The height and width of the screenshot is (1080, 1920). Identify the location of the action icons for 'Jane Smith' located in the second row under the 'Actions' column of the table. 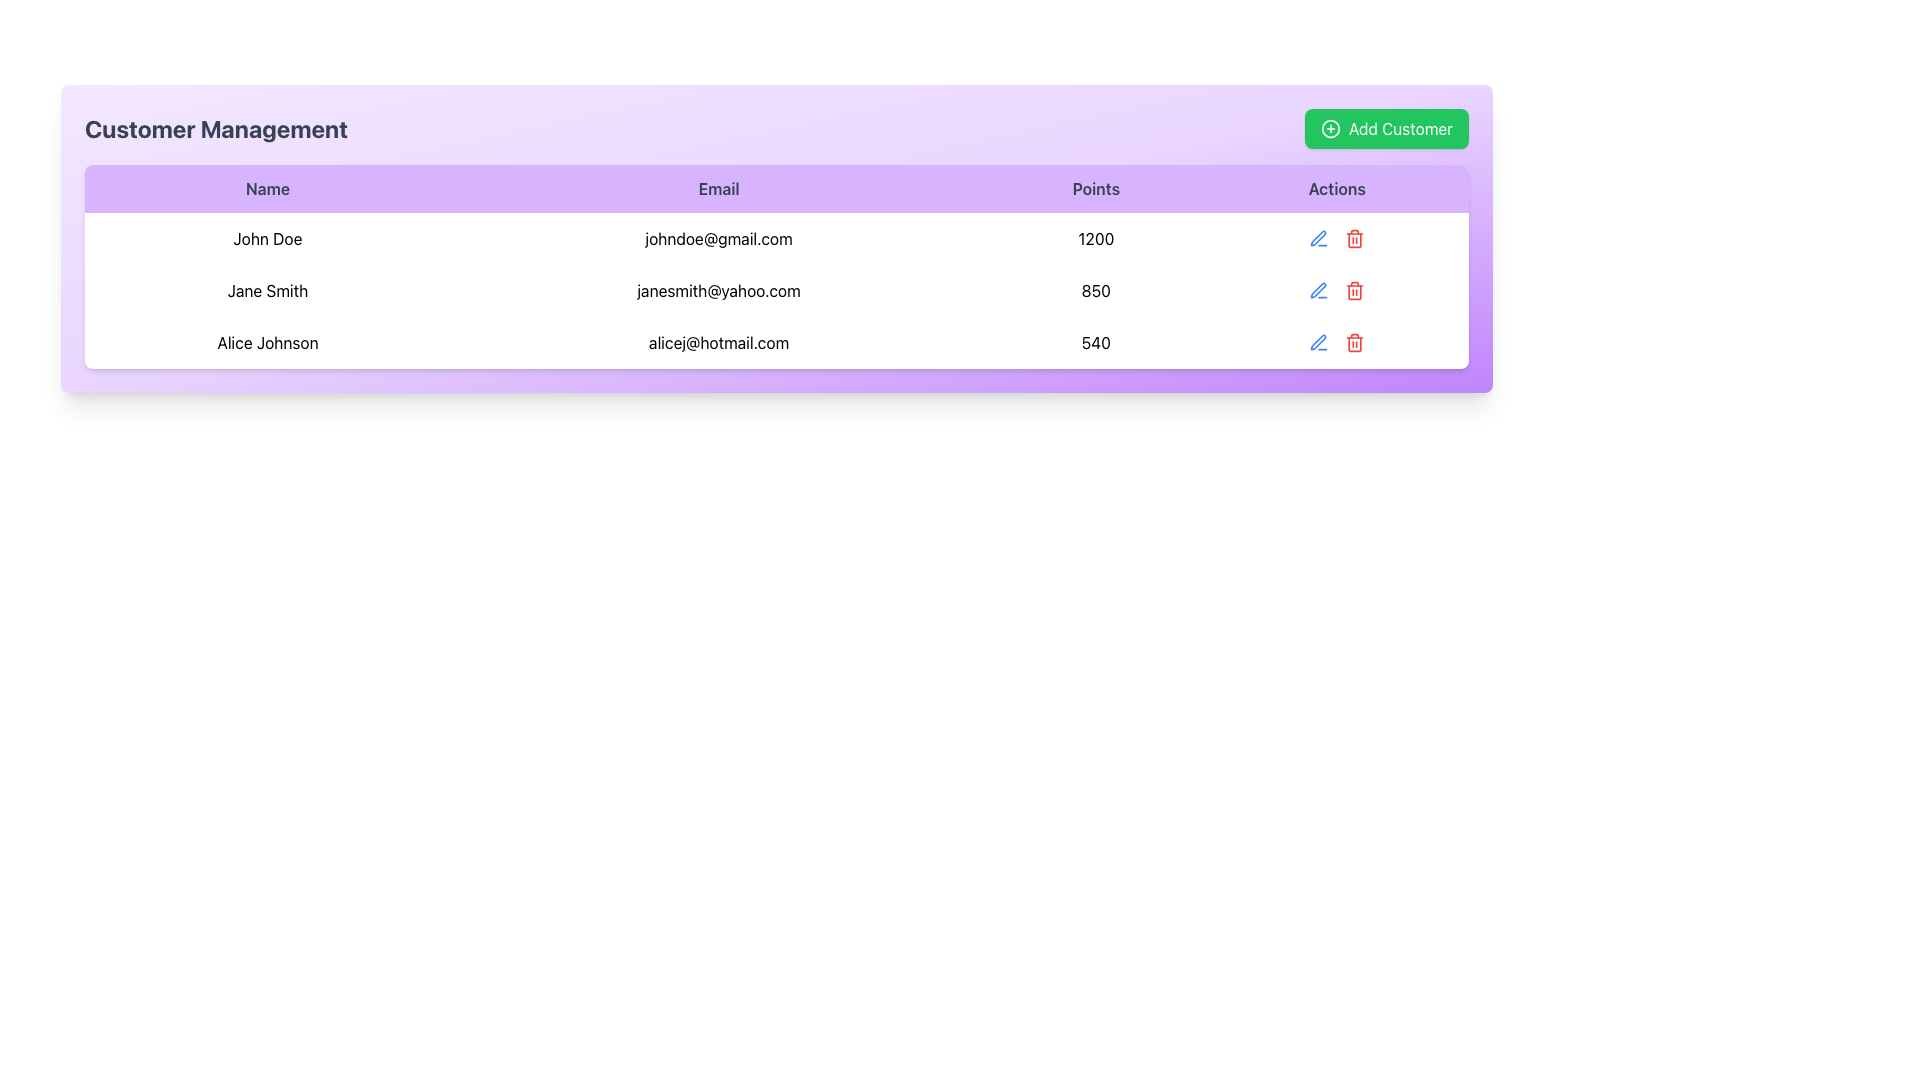
(1337, 290).